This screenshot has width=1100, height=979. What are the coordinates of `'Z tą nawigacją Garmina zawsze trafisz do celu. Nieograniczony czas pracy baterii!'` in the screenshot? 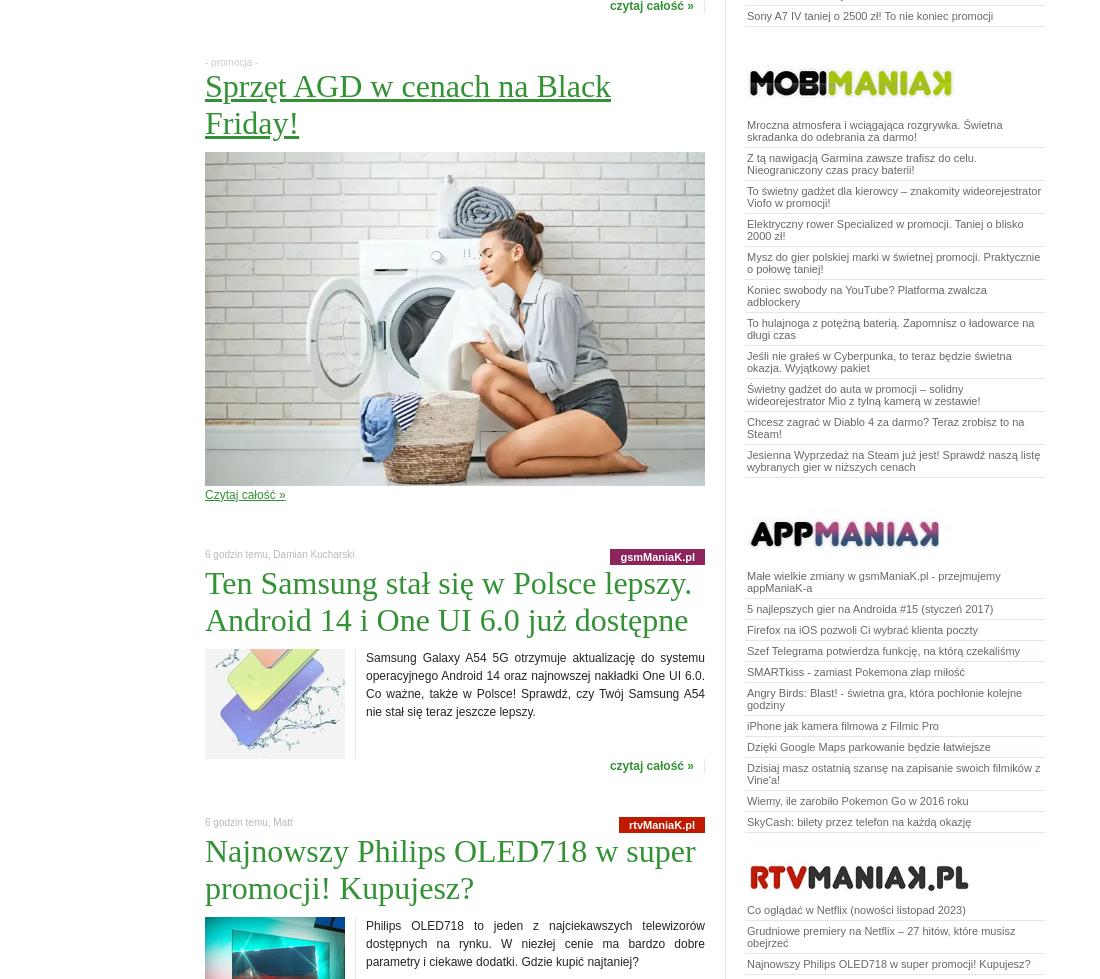 It's located at (860, 163).